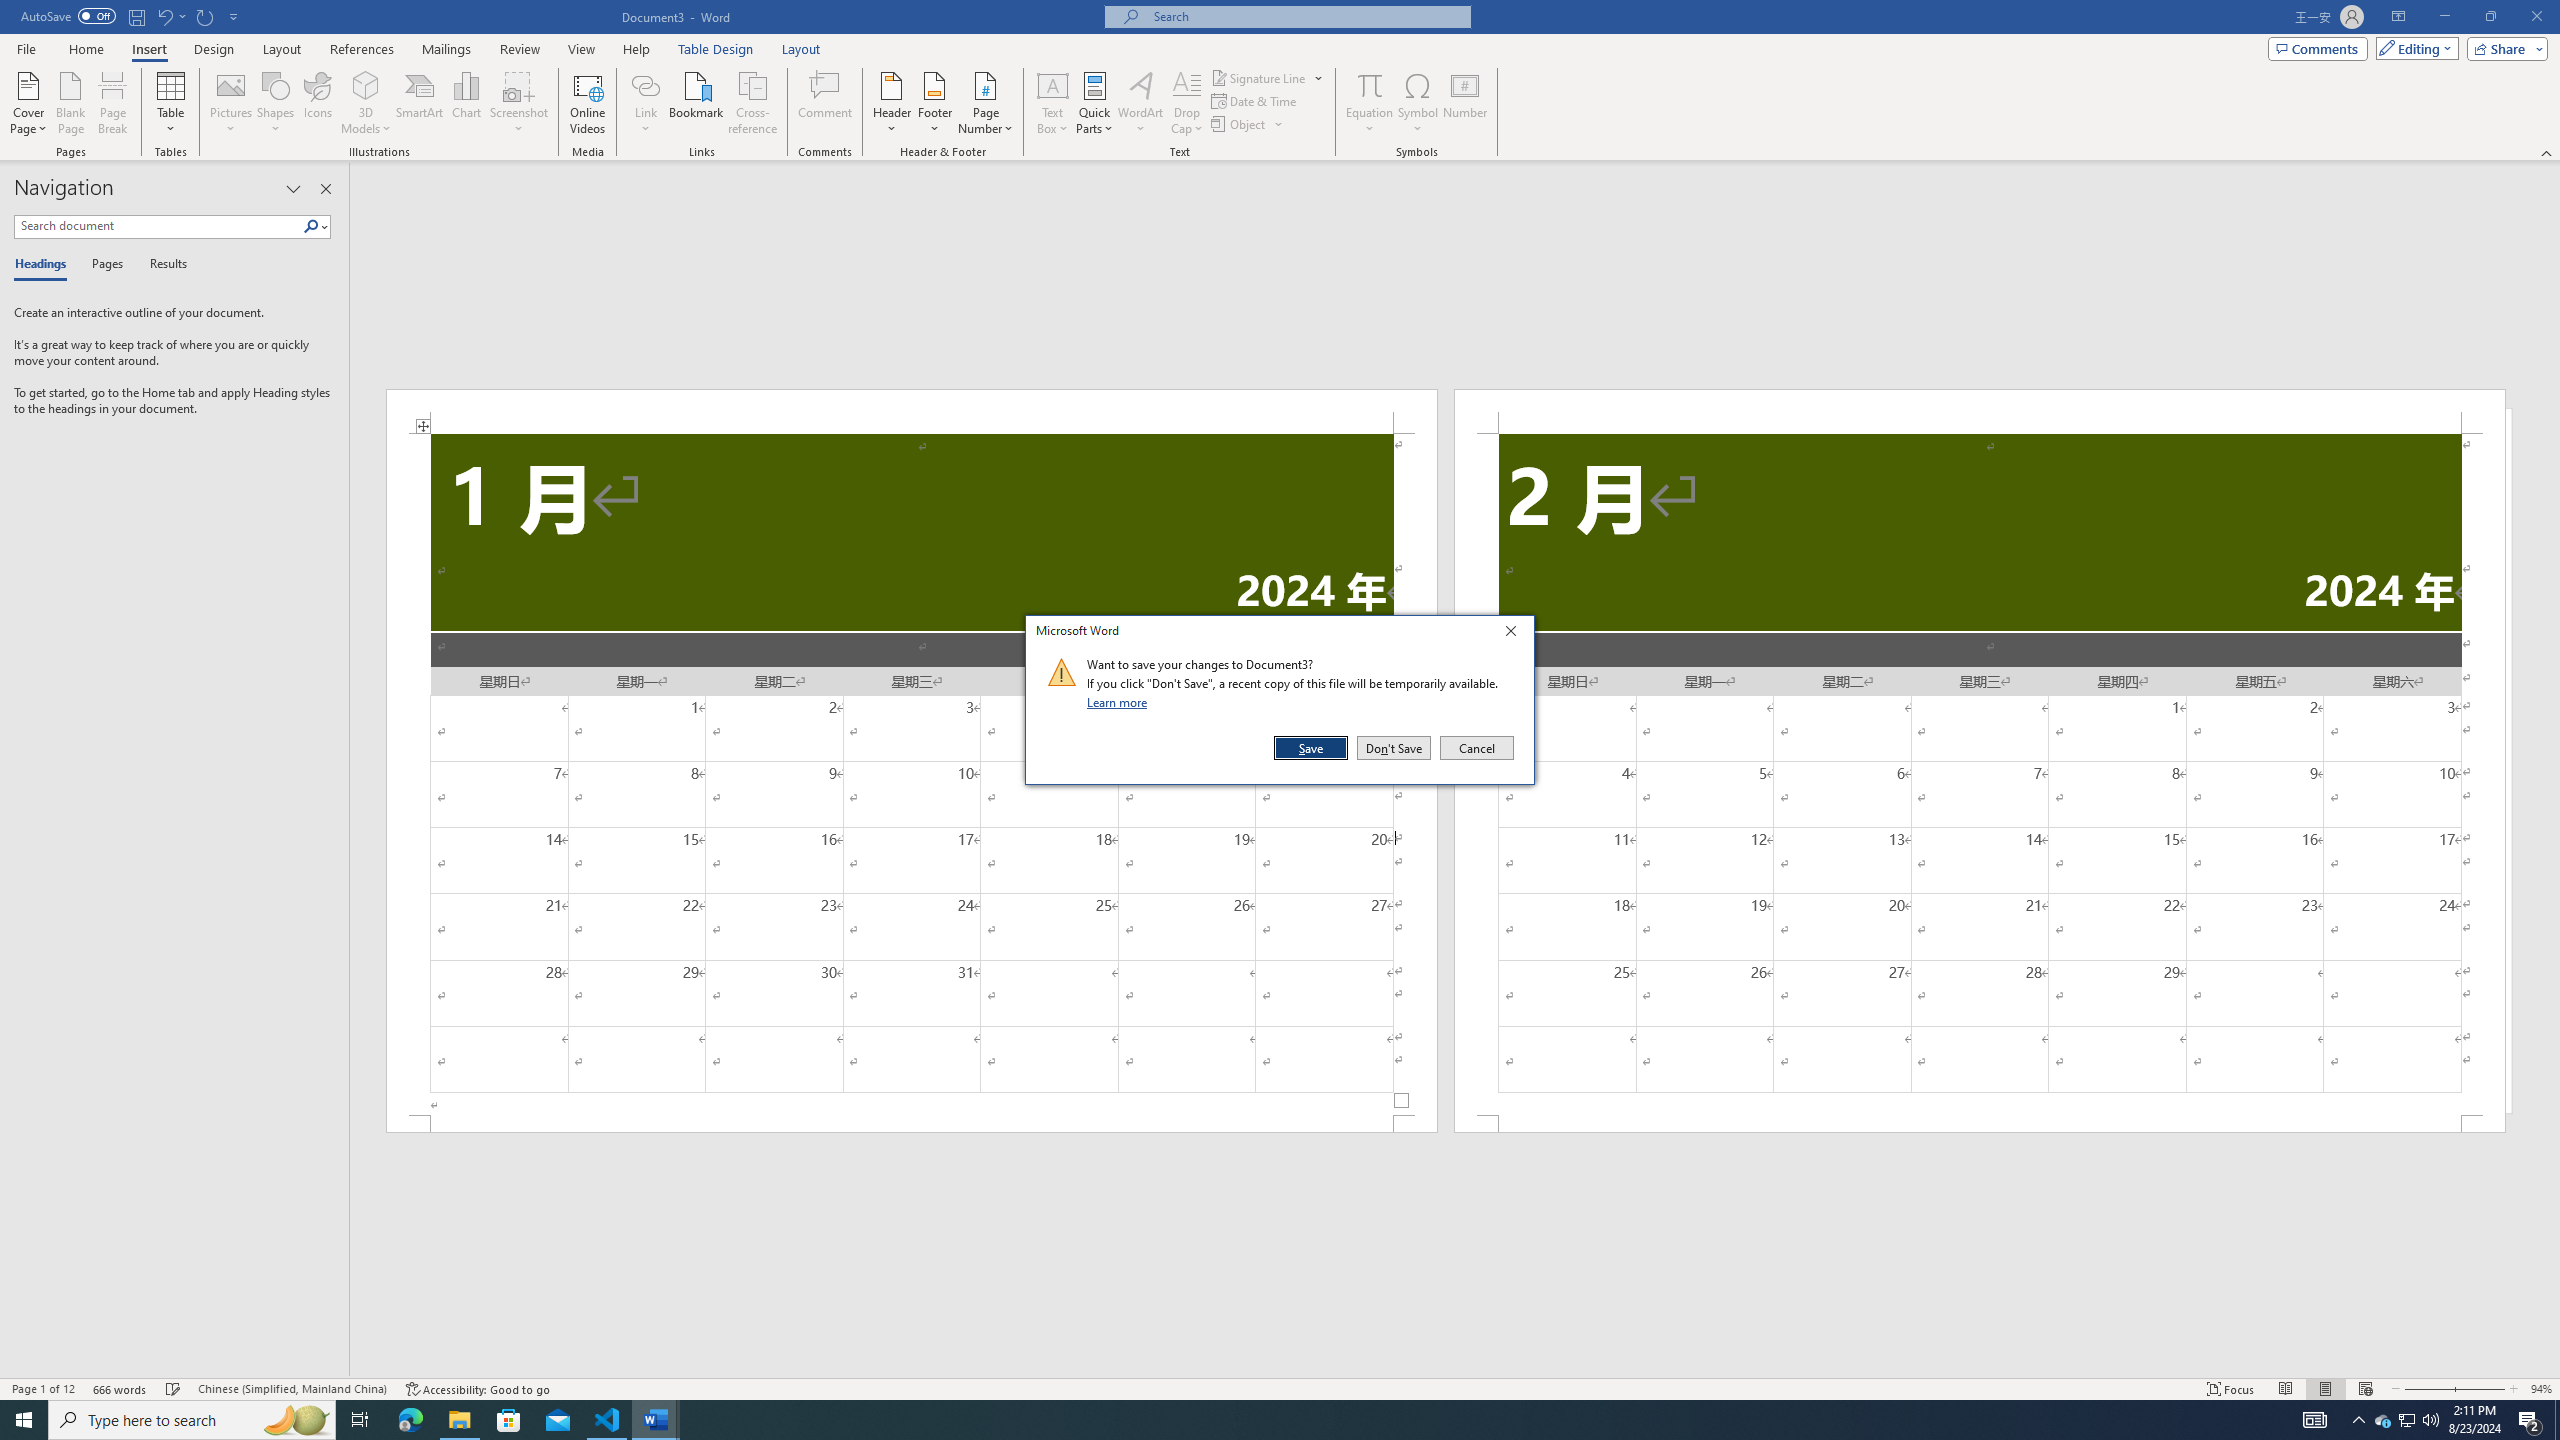 The height and width of the screenshot is (1440, 2560). I want to click on 'Search', so click(315, 225).